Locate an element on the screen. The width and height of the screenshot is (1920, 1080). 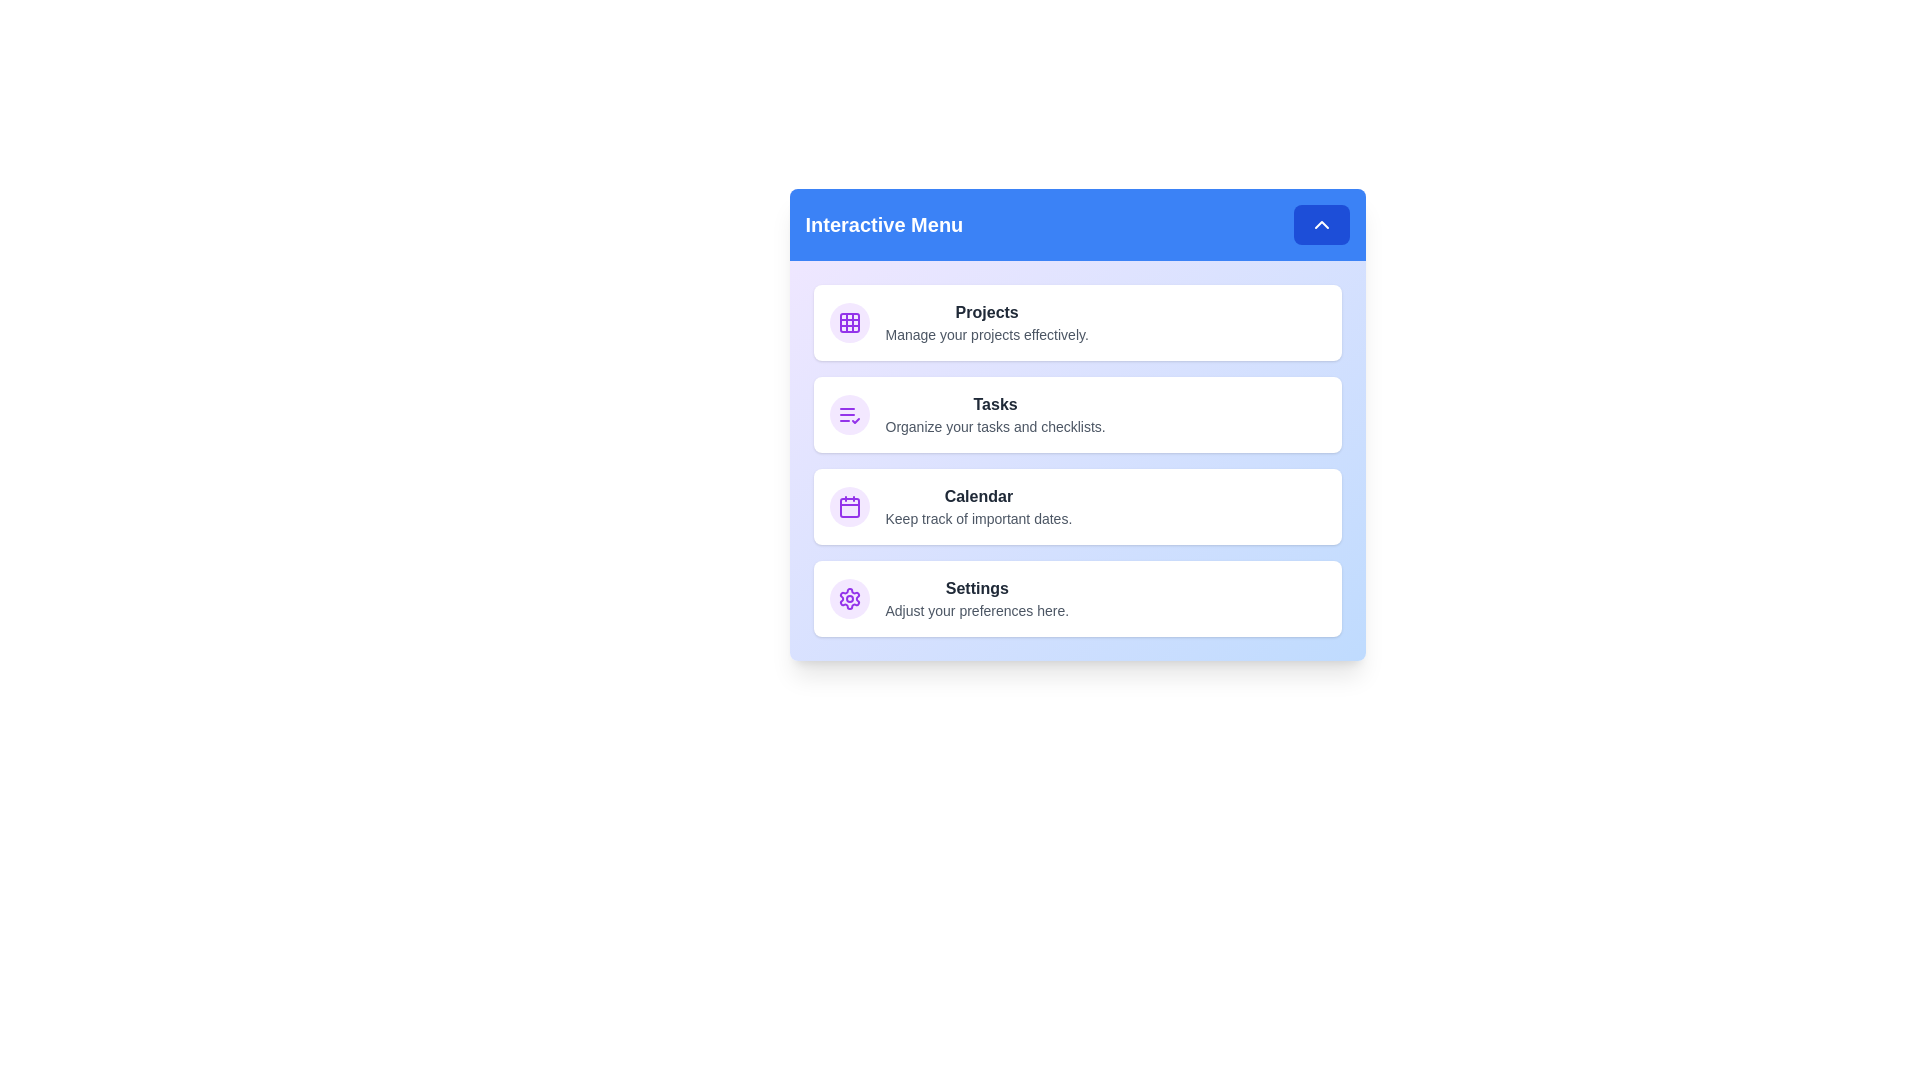
the button with the Chevron icon to toggle the menu visibility is located at coordinates (1321, 224).